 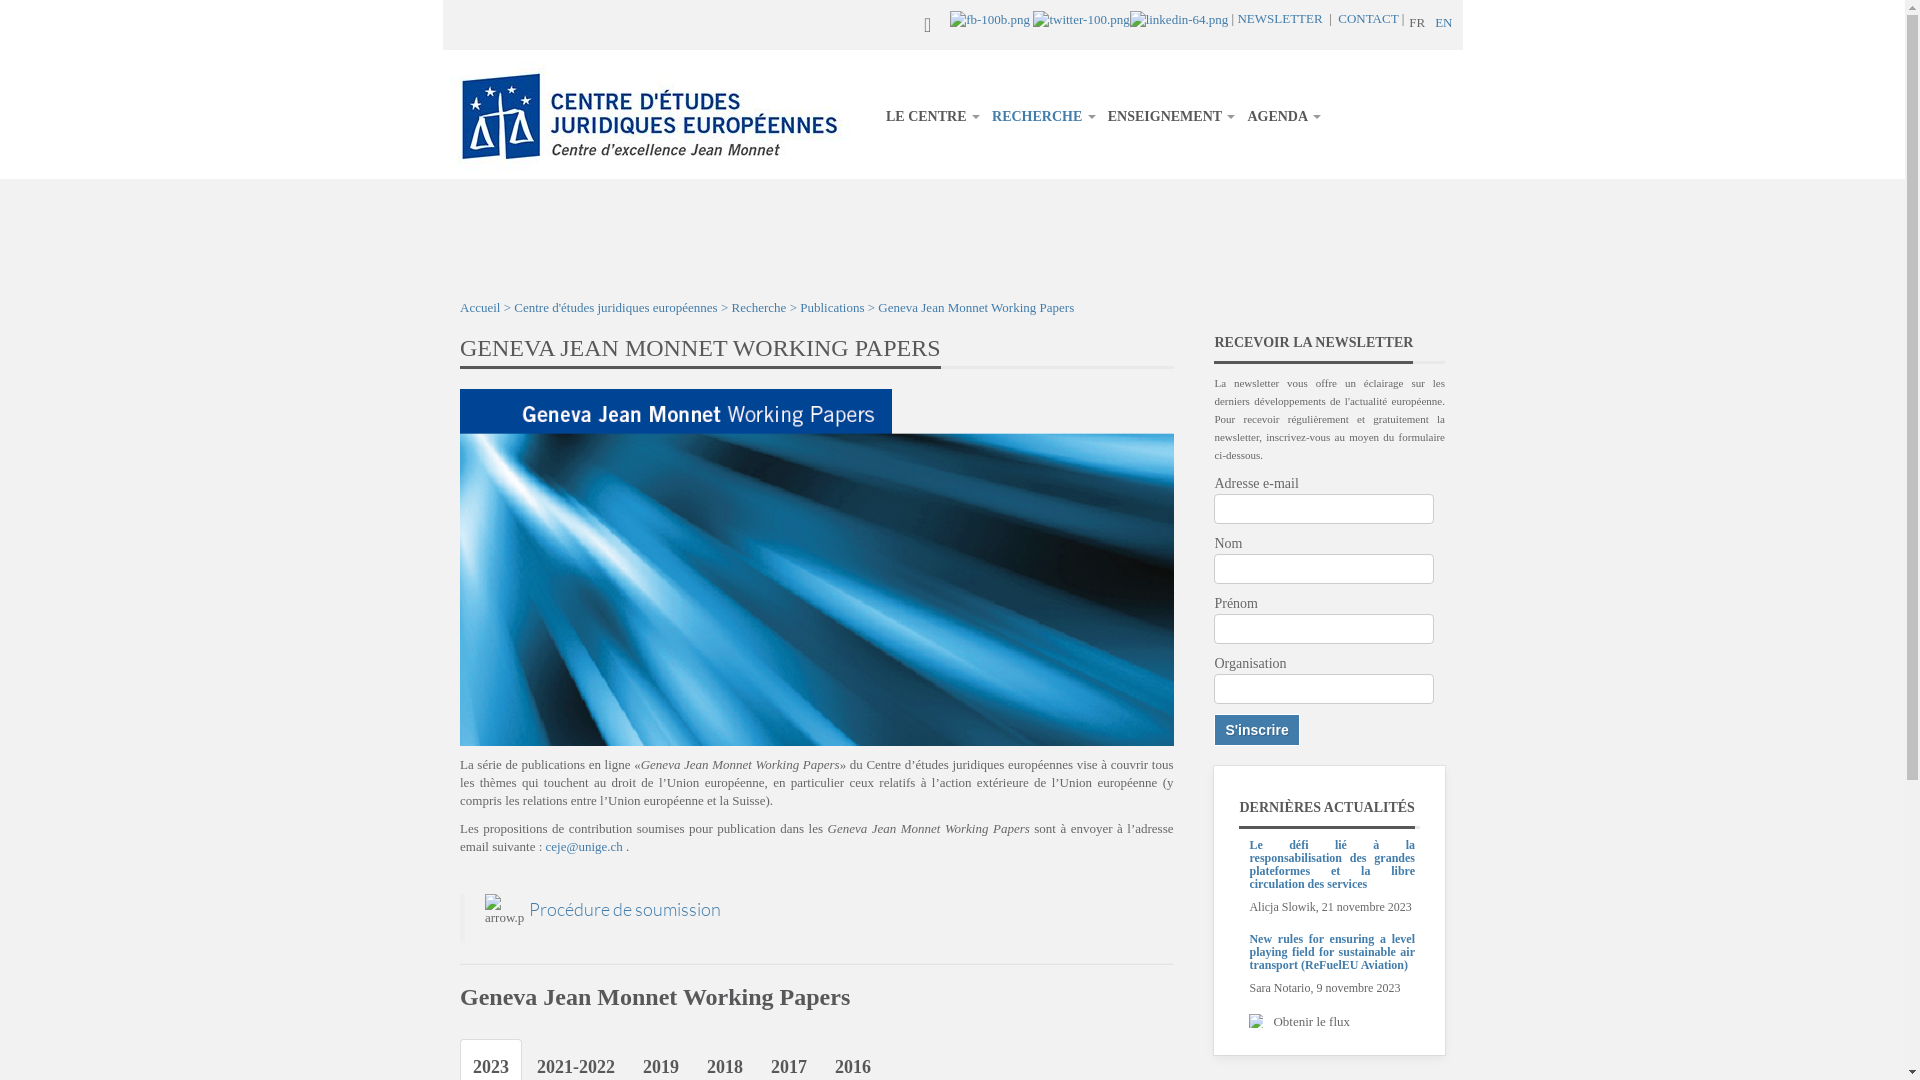 What do you see at coordinates (1213, 729) in the screenshot?
I see `'S'inscrire'` at bounding box center [1213, 729].